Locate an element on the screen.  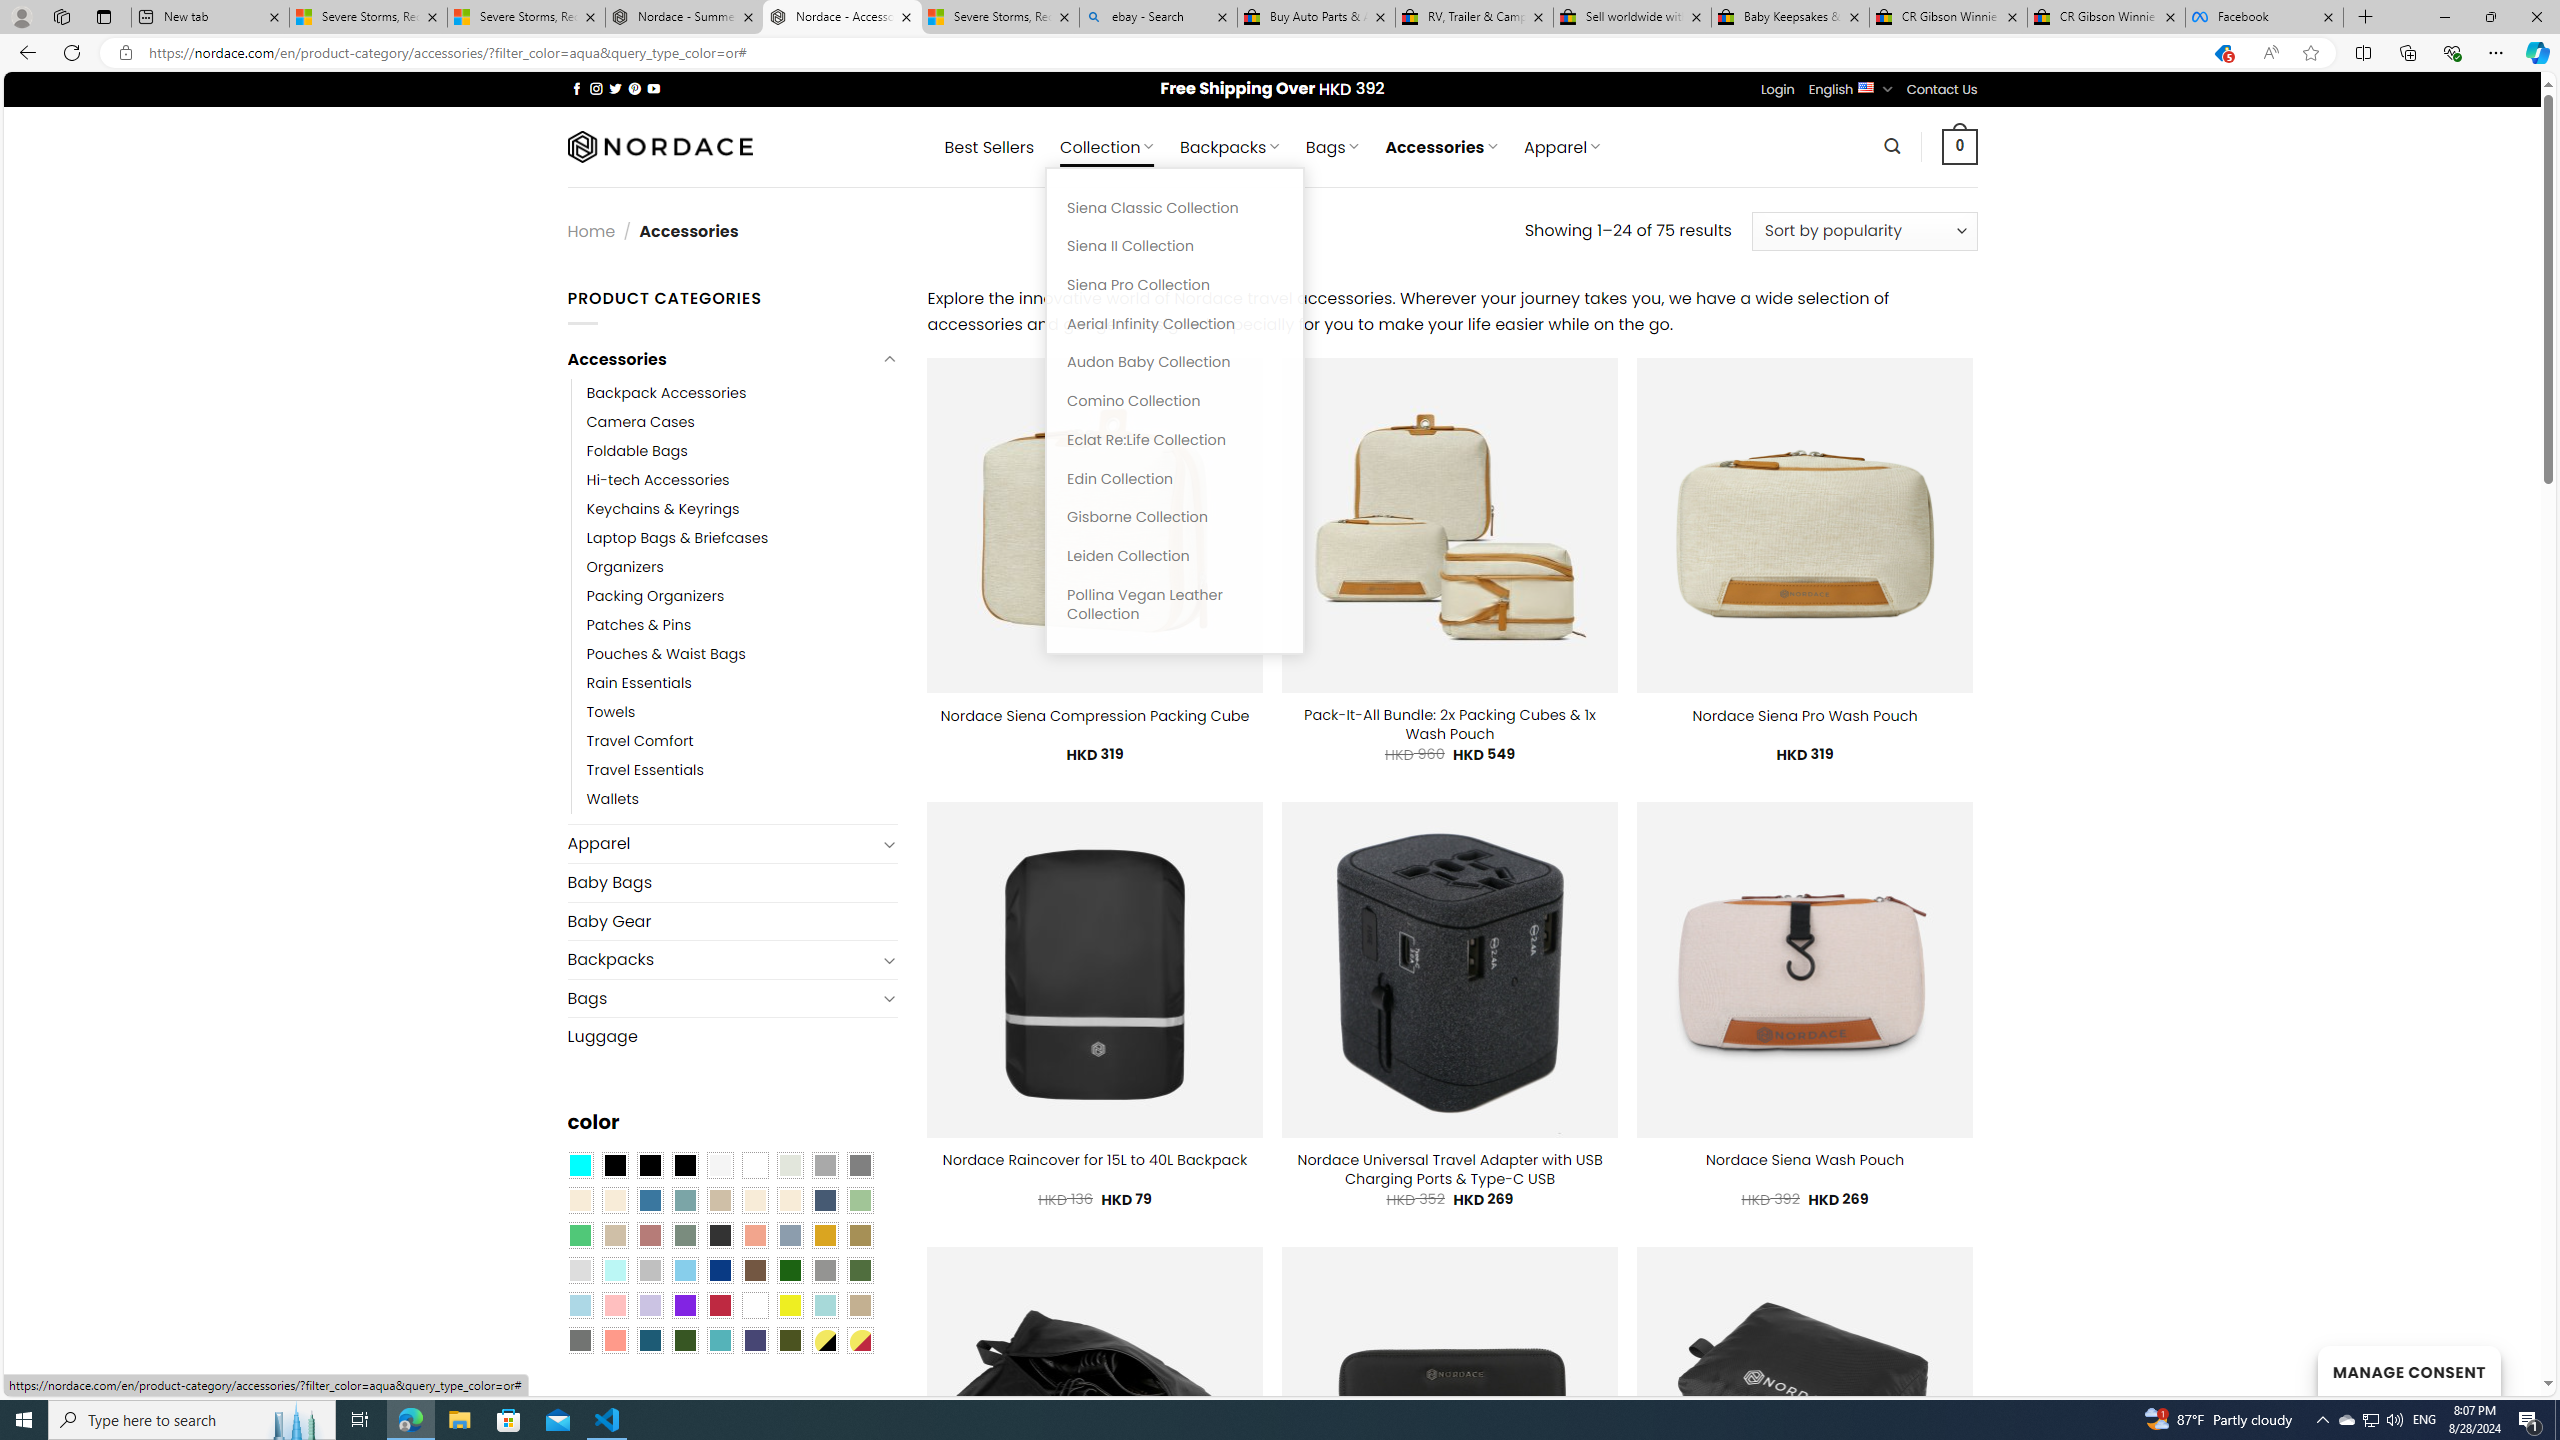
'Backpack Accessories' is located at coordinates (741, 391).